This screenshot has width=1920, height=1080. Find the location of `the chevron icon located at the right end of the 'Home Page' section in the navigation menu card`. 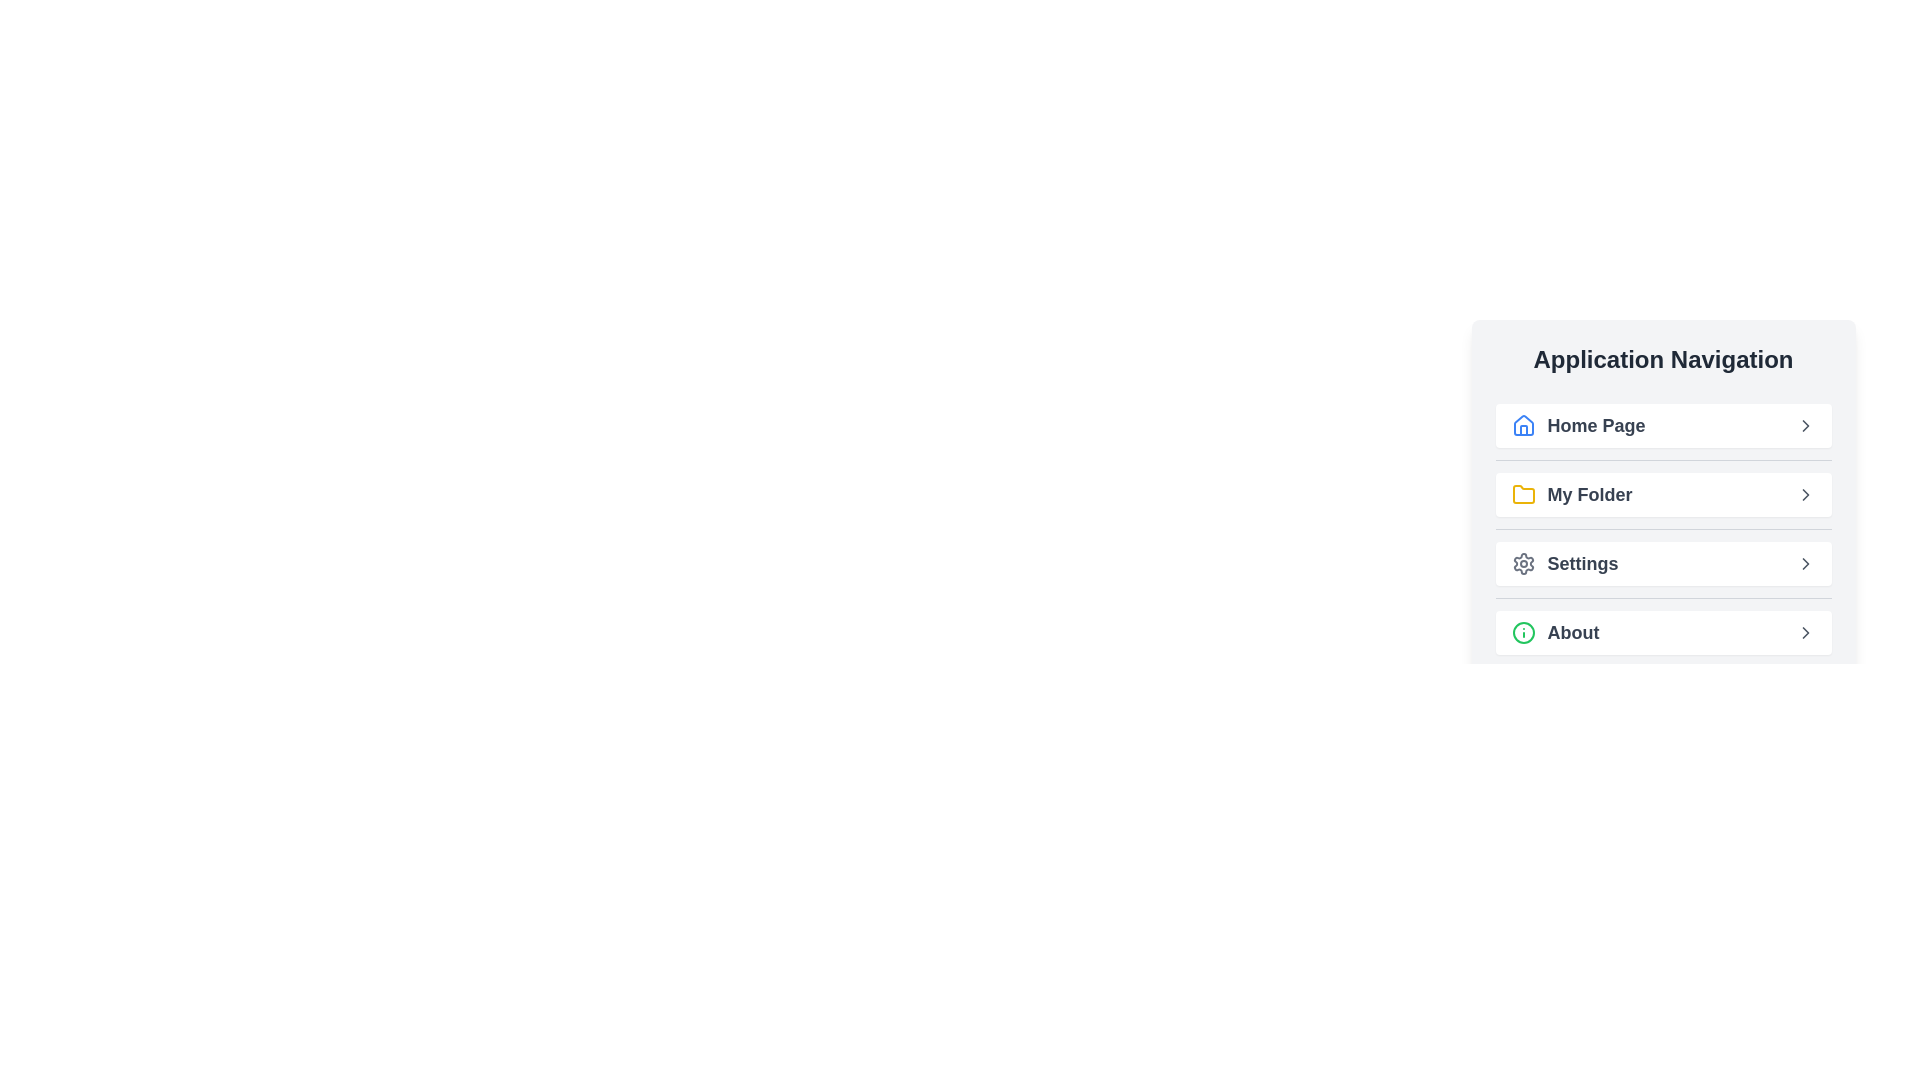

the chevron icon located at the right end of the 'Home Page' section in the navigation menu card is located at coordinates (1805, 424).